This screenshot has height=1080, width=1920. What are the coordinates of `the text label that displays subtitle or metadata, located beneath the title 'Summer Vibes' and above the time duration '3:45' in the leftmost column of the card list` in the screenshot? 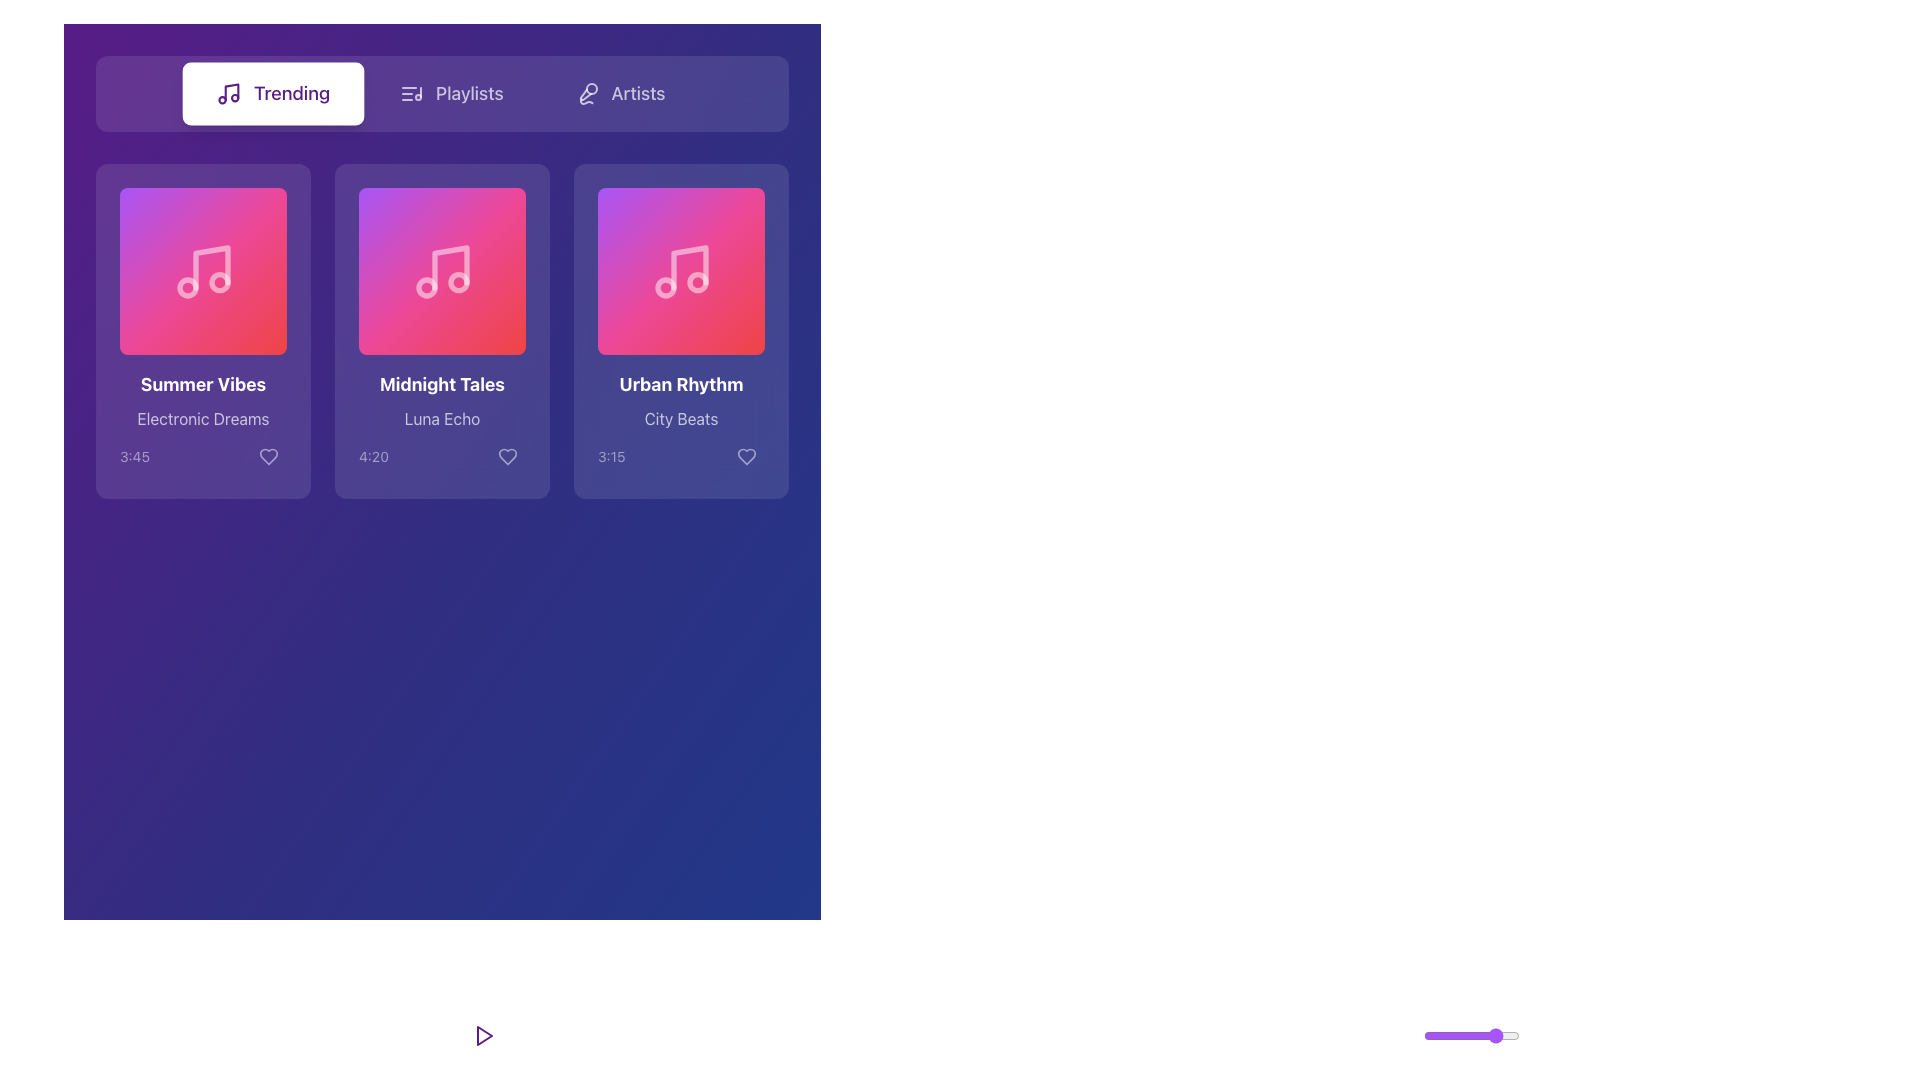 It's located at (203, 418).